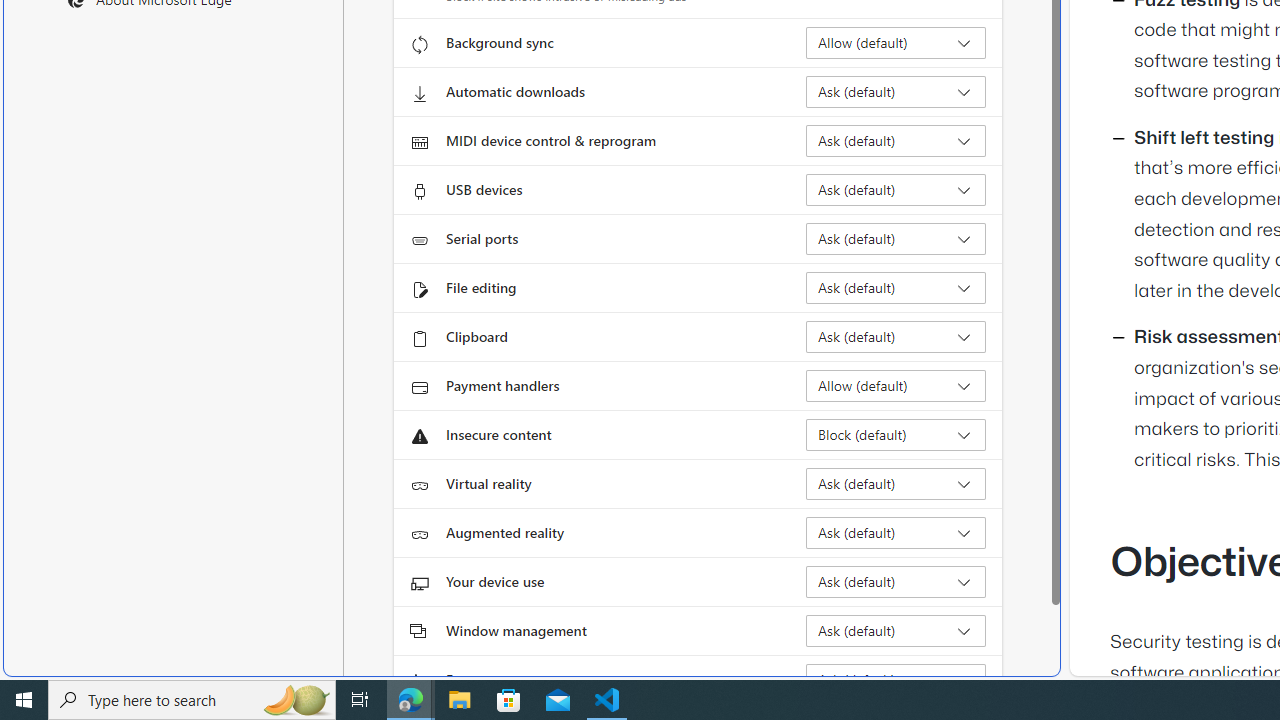 The width and height of the screenshot is (1280, 720). I want to click on 'Payment handlers Allow (default)', so click(895, 385).